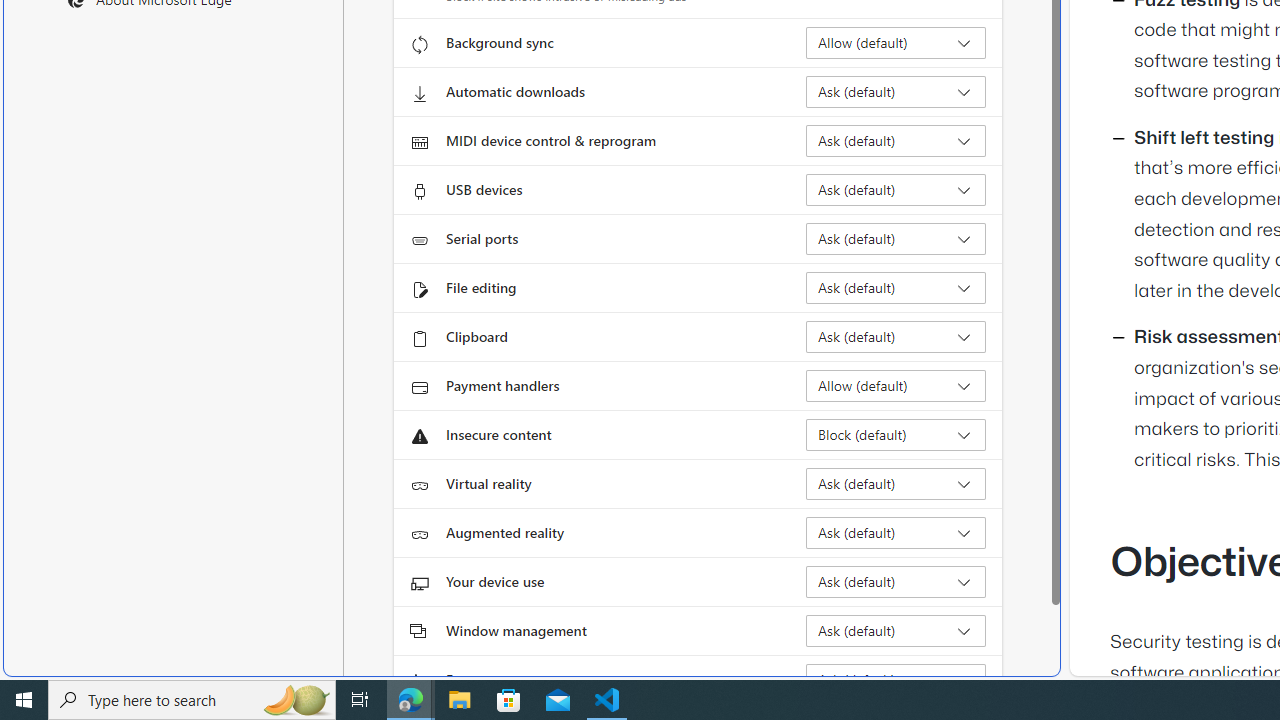 The width and height of the screenshot is (1280, 720). I want to click on 'Payment handlers Allow (default)', so click(895, 385).